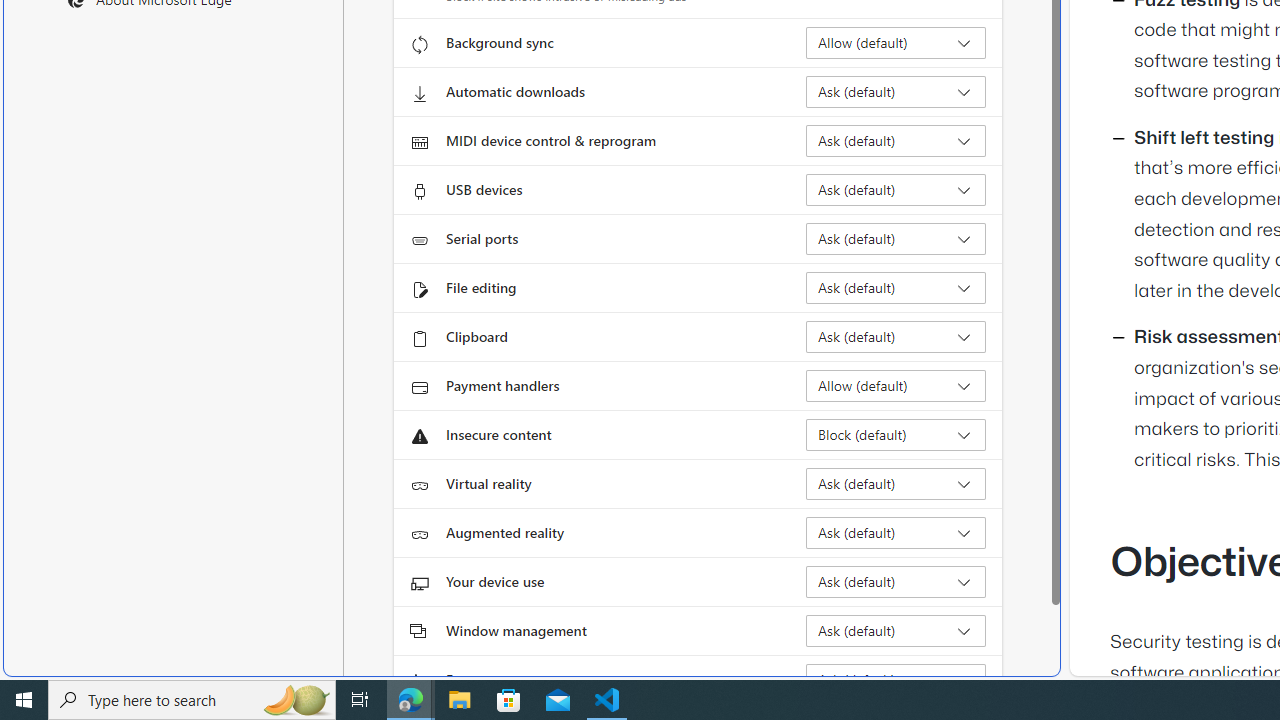 The width and height of the screenshot is (1280, 720). I want to click on 'Payment handlers Allow (default)', so click(895, 385).